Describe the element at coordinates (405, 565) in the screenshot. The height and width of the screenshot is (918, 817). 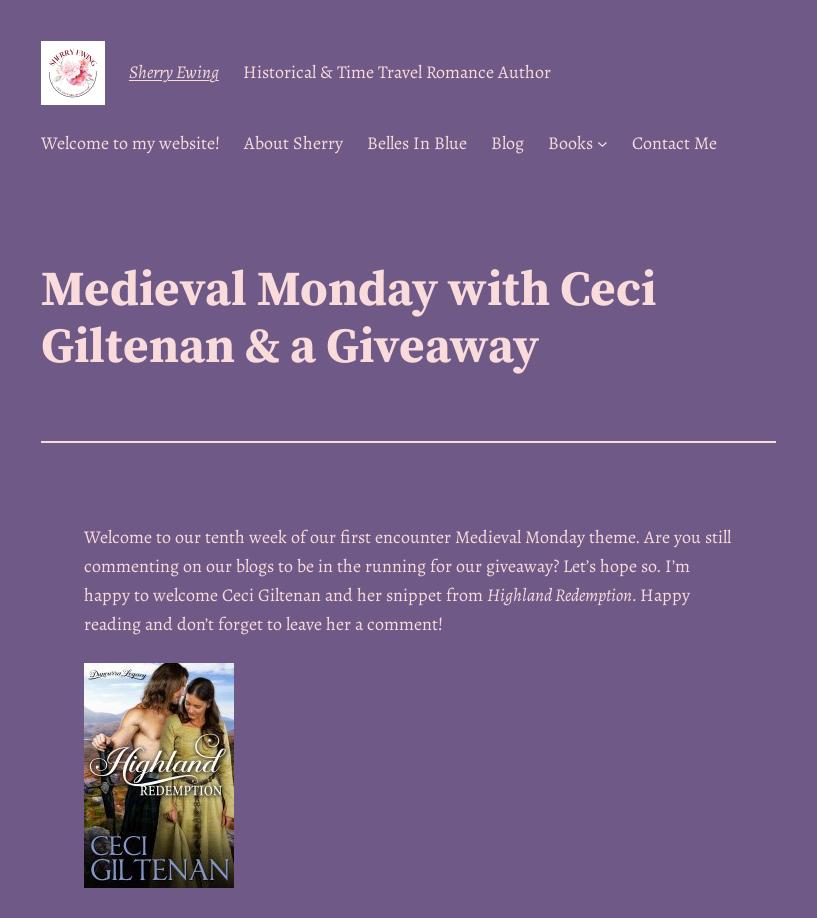
I see `'Welcome to our tenth week of our first encounter Medieval Monday theme. Are you still commenting on our blogs to be in the running for our giveaway? Let’s hope so. I’m happy to welcome Ceci Giltenan and her snippet from'` at that location.